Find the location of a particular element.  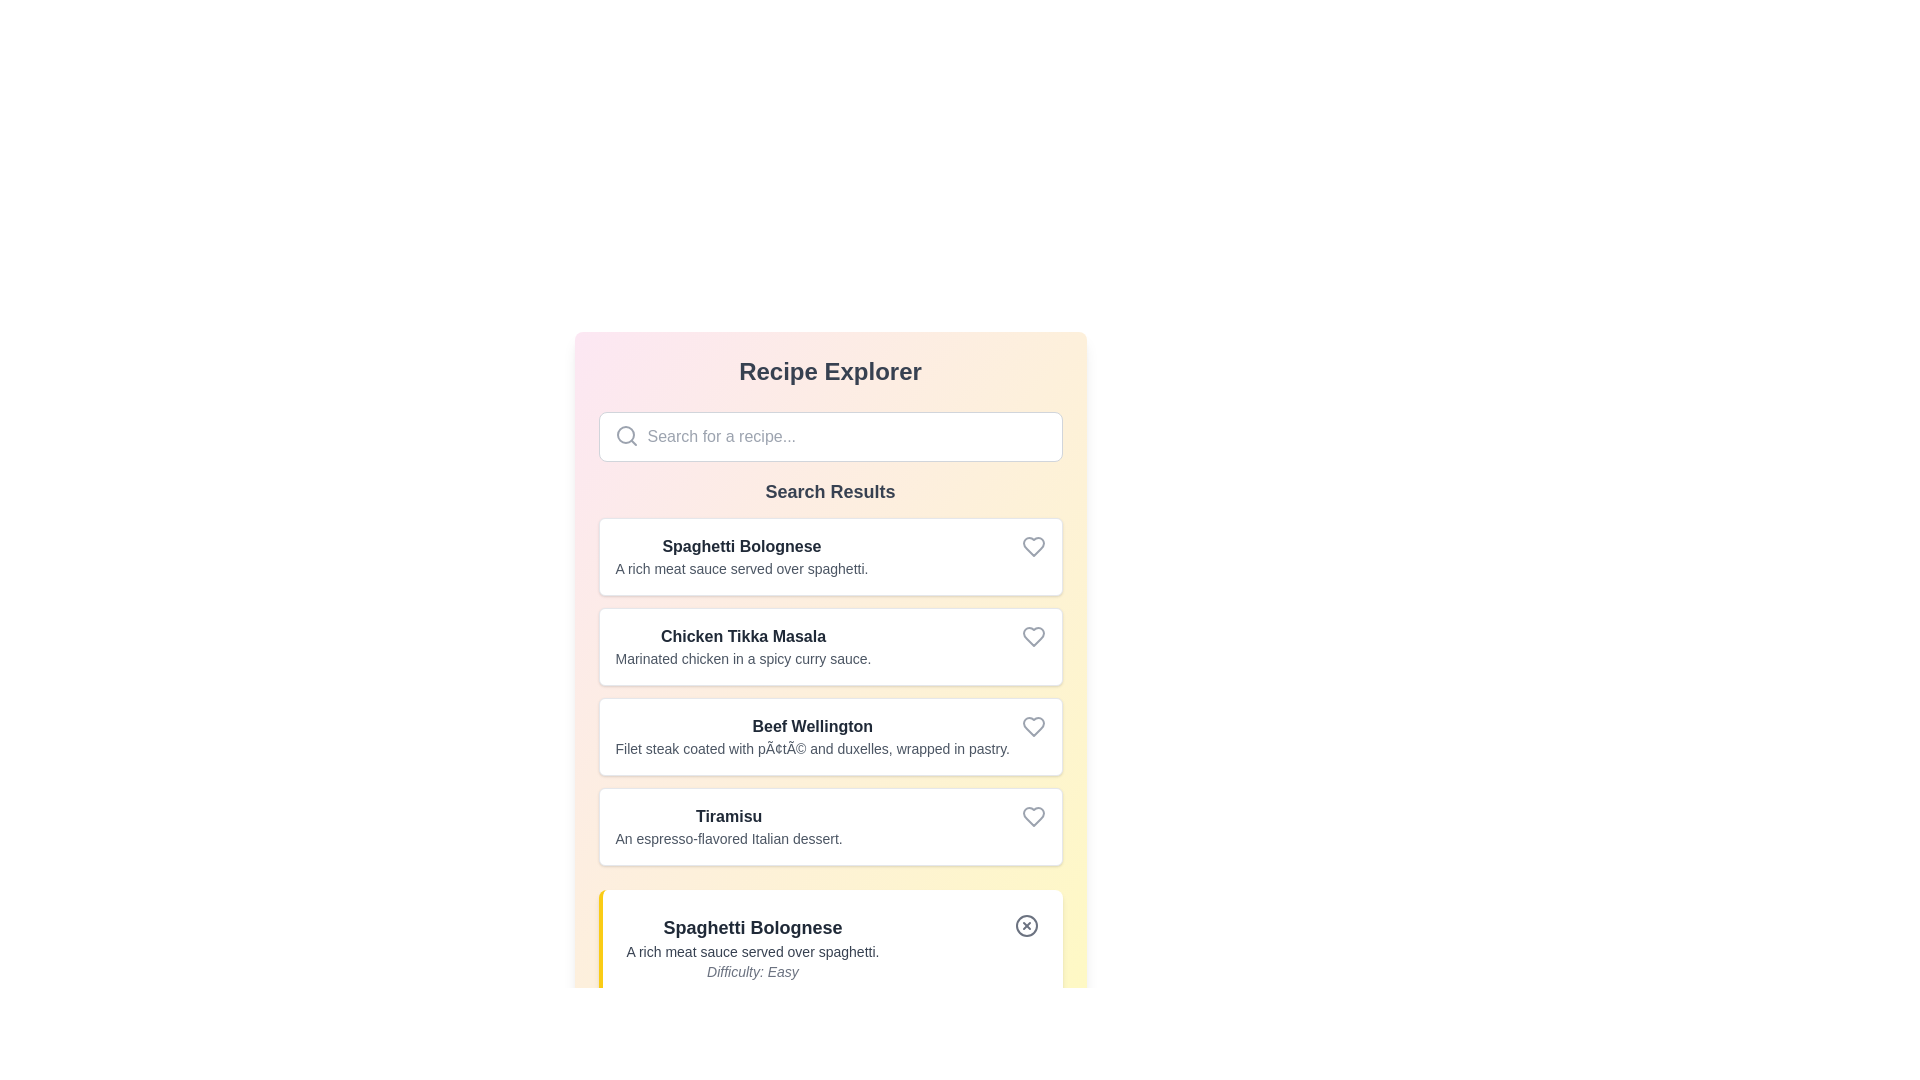

the second food item in the list of search results, which provides information about a dish and is located directly below the 'Spaghetti Bolognese' entry is located at coordinates (742, 647).